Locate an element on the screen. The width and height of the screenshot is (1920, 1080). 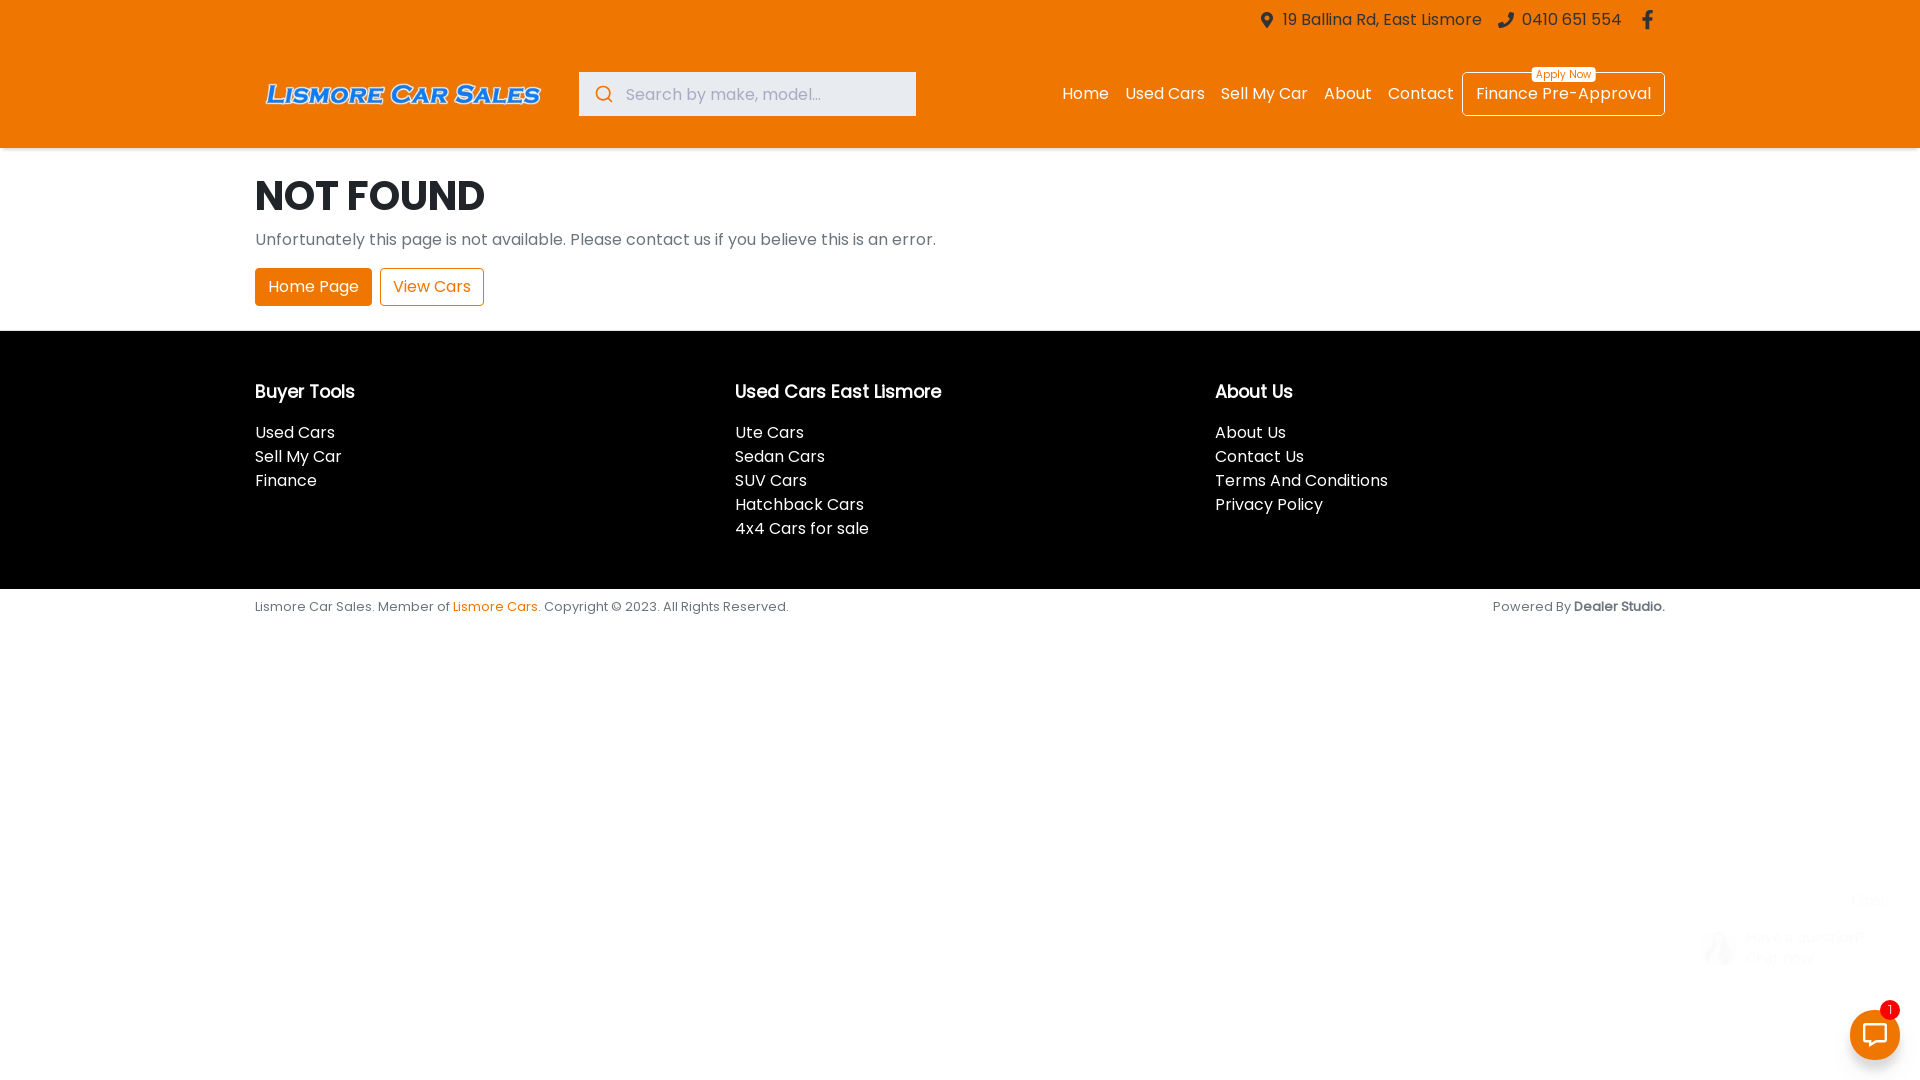
'Home' is located at coordinates (1084, 93).